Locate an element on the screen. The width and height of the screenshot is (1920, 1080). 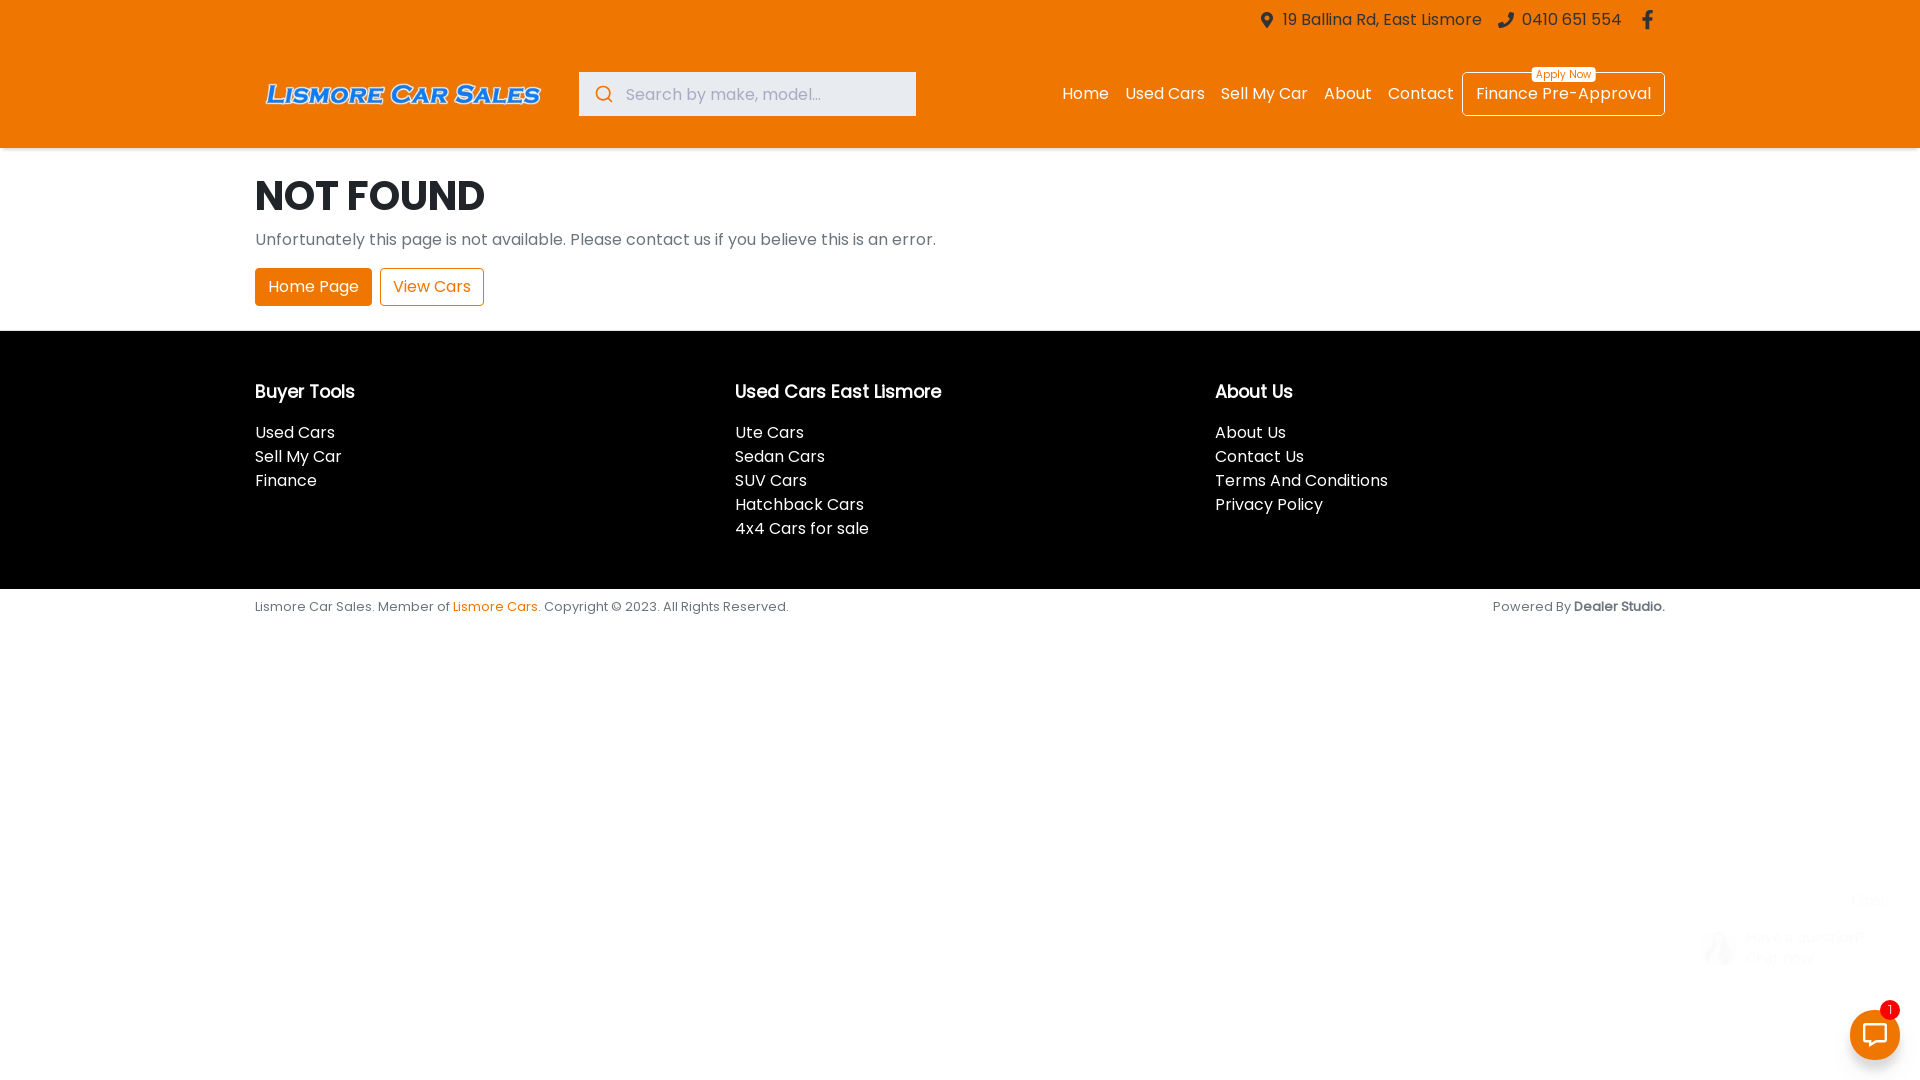
'Home' is located at coordinates (1084, 93).